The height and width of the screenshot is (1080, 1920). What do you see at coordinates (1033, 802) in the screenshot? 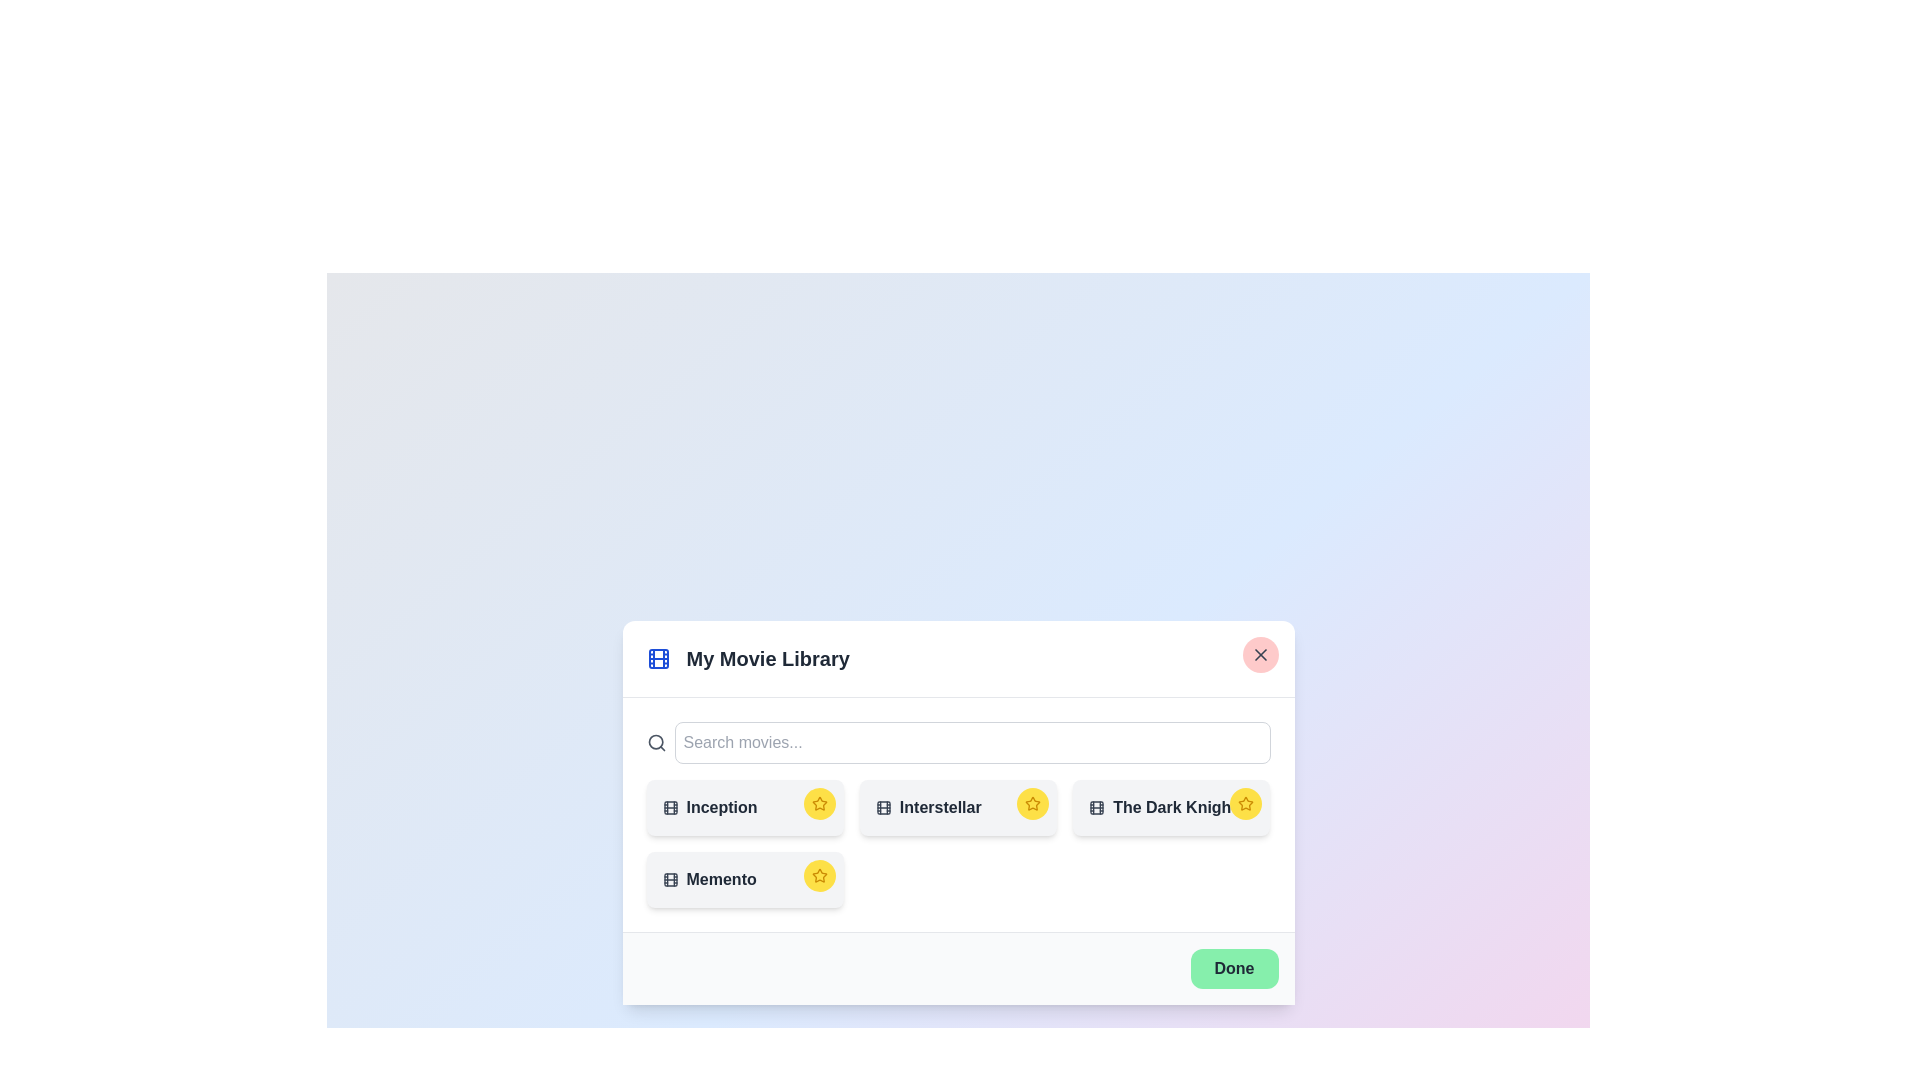
I see `the favorite marker button located in the upper-right corner of the 'Interstellar' card` at bounding box center [1033, 802].